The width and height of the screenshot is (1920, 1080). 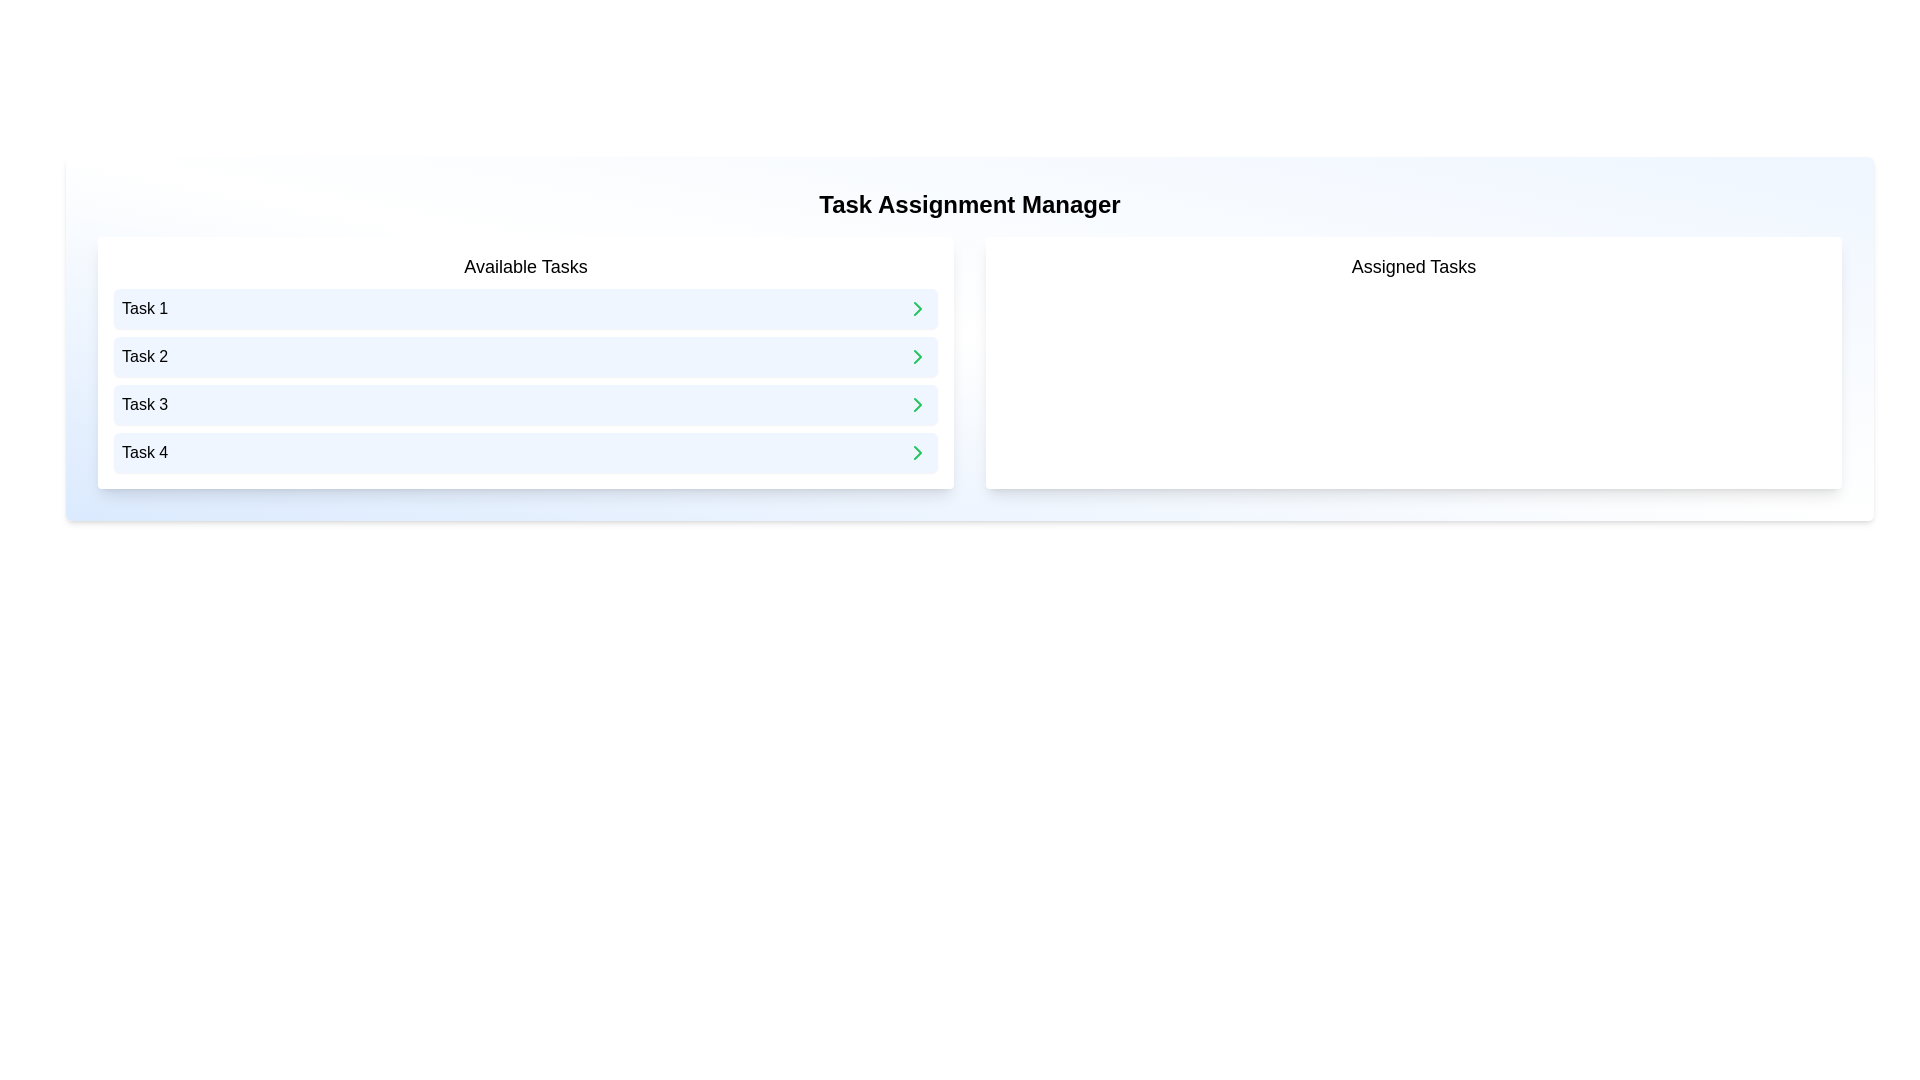 I want to click on arrow button next to Task 3 to assign it to the assigned list, so click(x=916, y=405).